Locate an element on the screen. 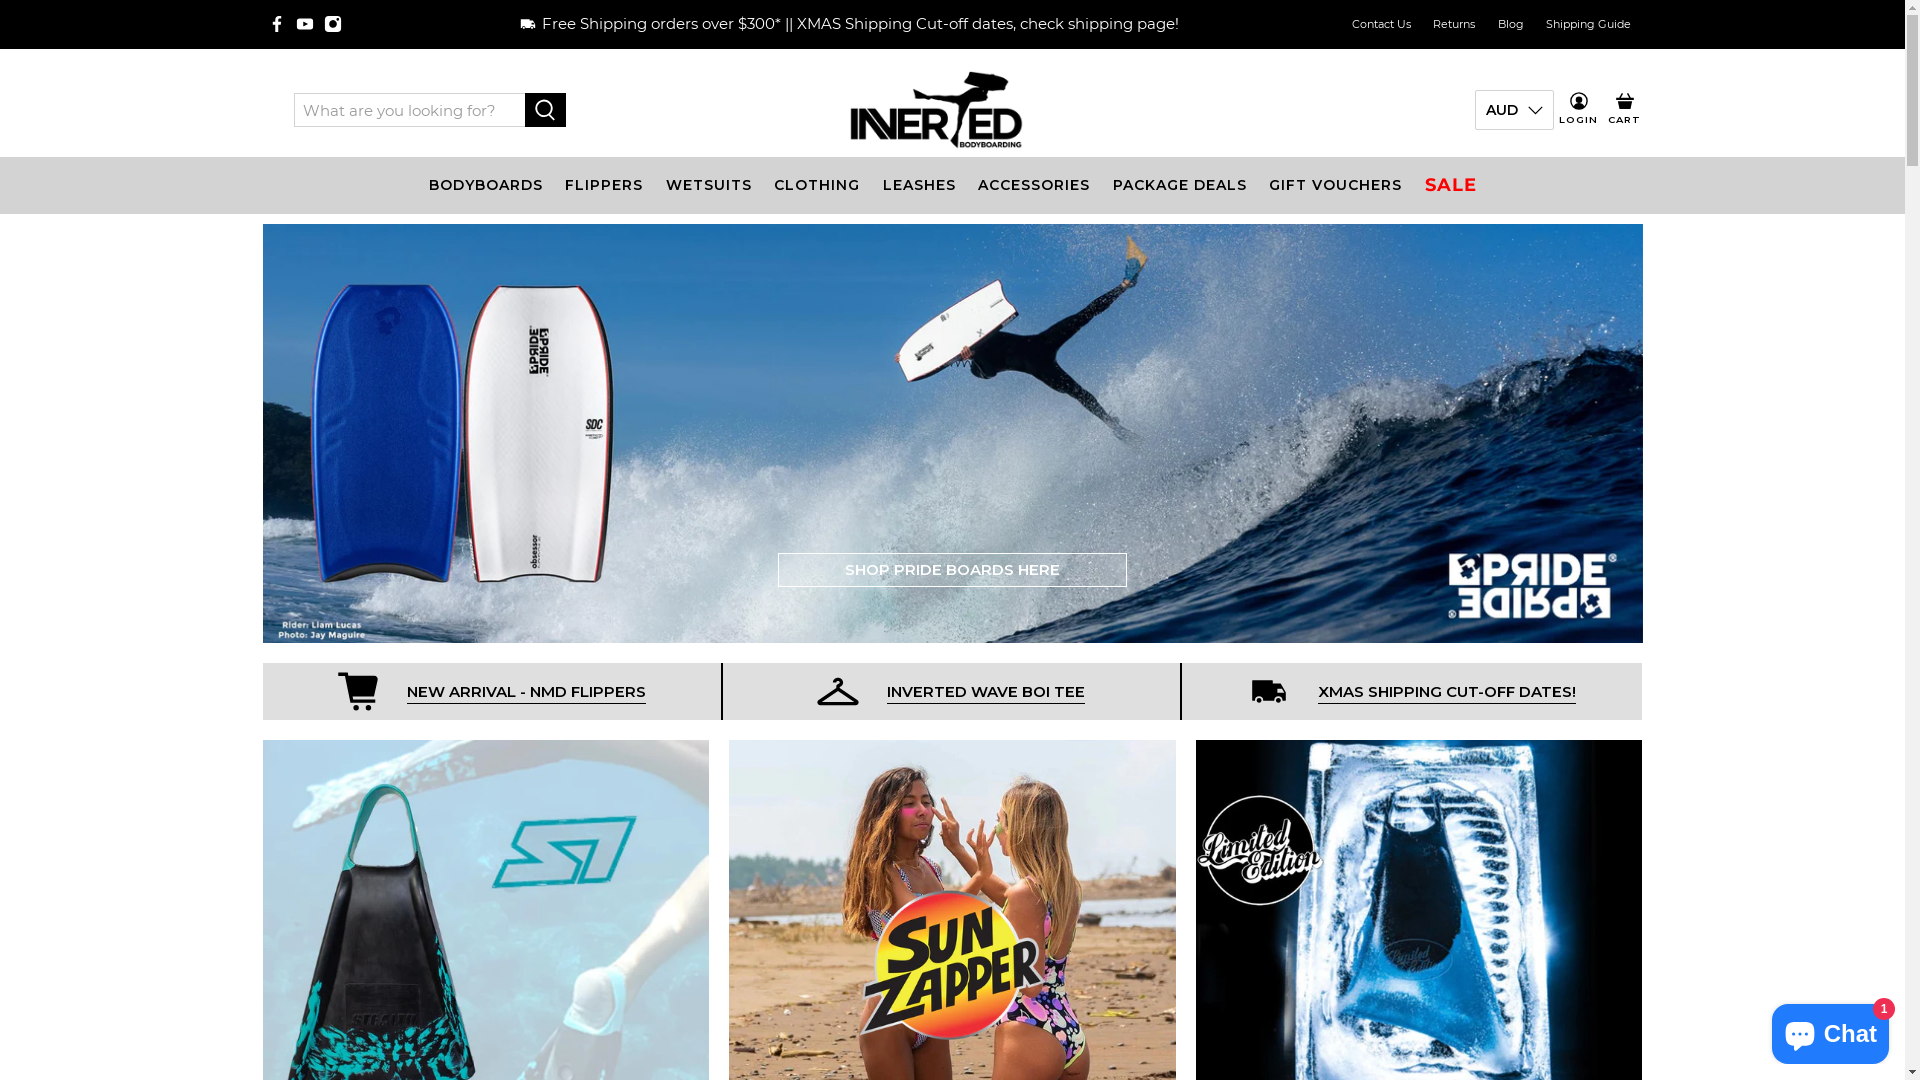 The width and height of the screenshot is (1920, 1080). 'LOGIN' is located at coordinates (1577, 110).